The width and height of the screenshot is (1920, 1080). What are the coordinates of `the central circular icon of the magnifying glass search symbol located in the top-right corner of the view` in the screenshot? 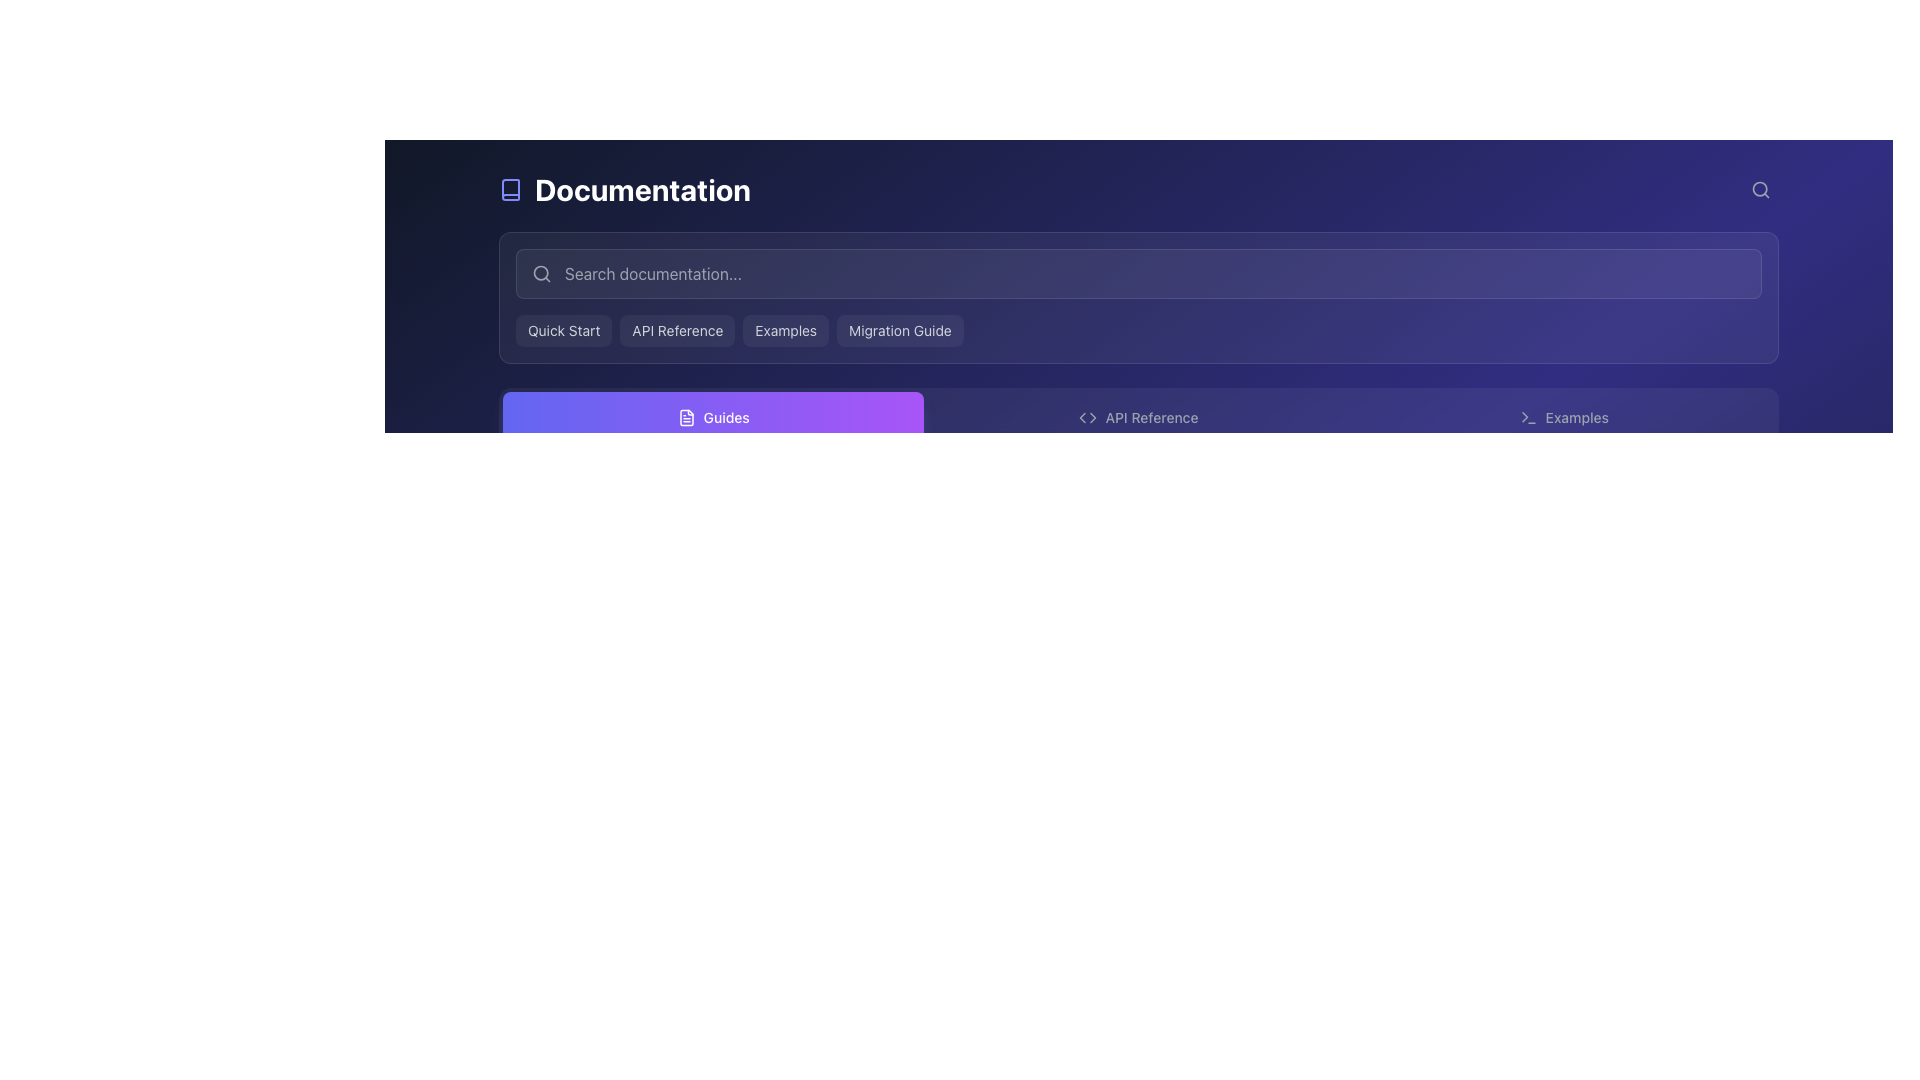 It's located at (1760, 189).